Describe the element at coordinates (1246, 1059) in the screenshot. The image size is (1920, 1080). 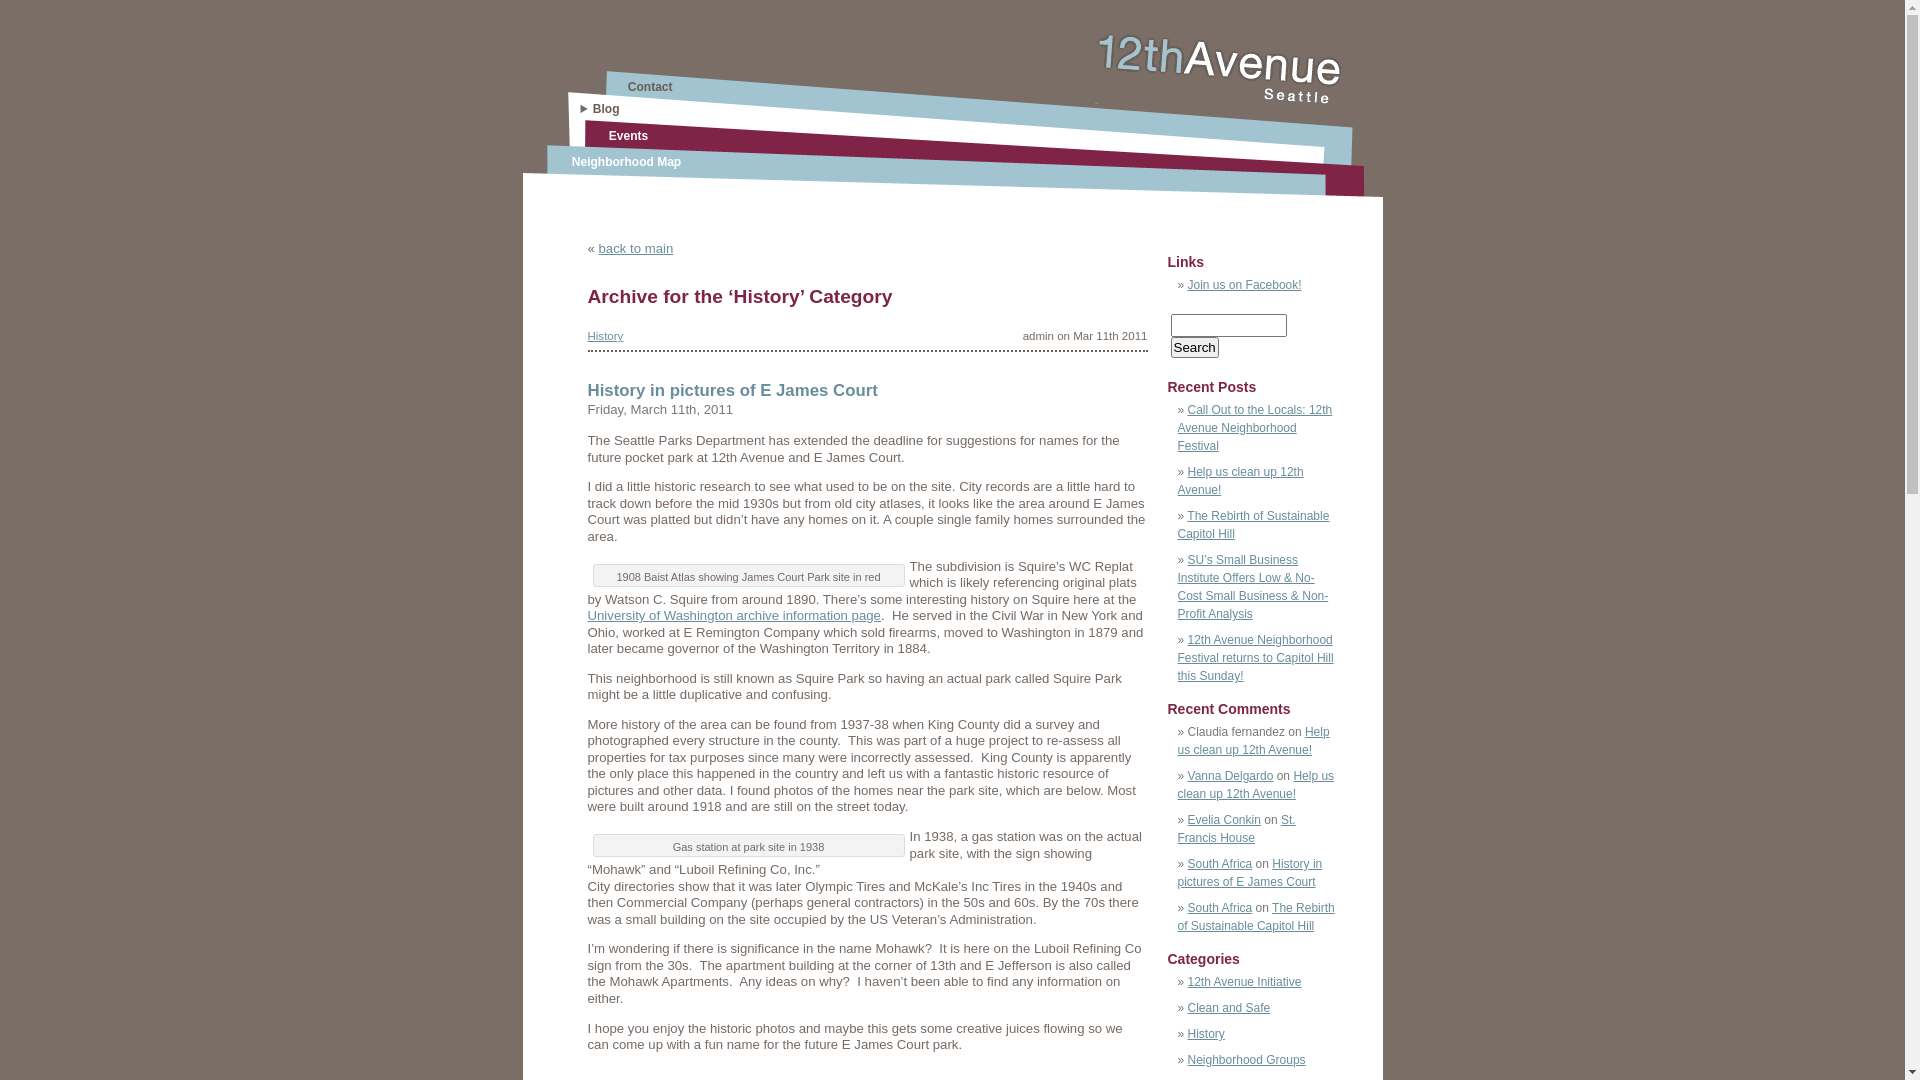
I see `'Neighborhood Groups'` at that location.